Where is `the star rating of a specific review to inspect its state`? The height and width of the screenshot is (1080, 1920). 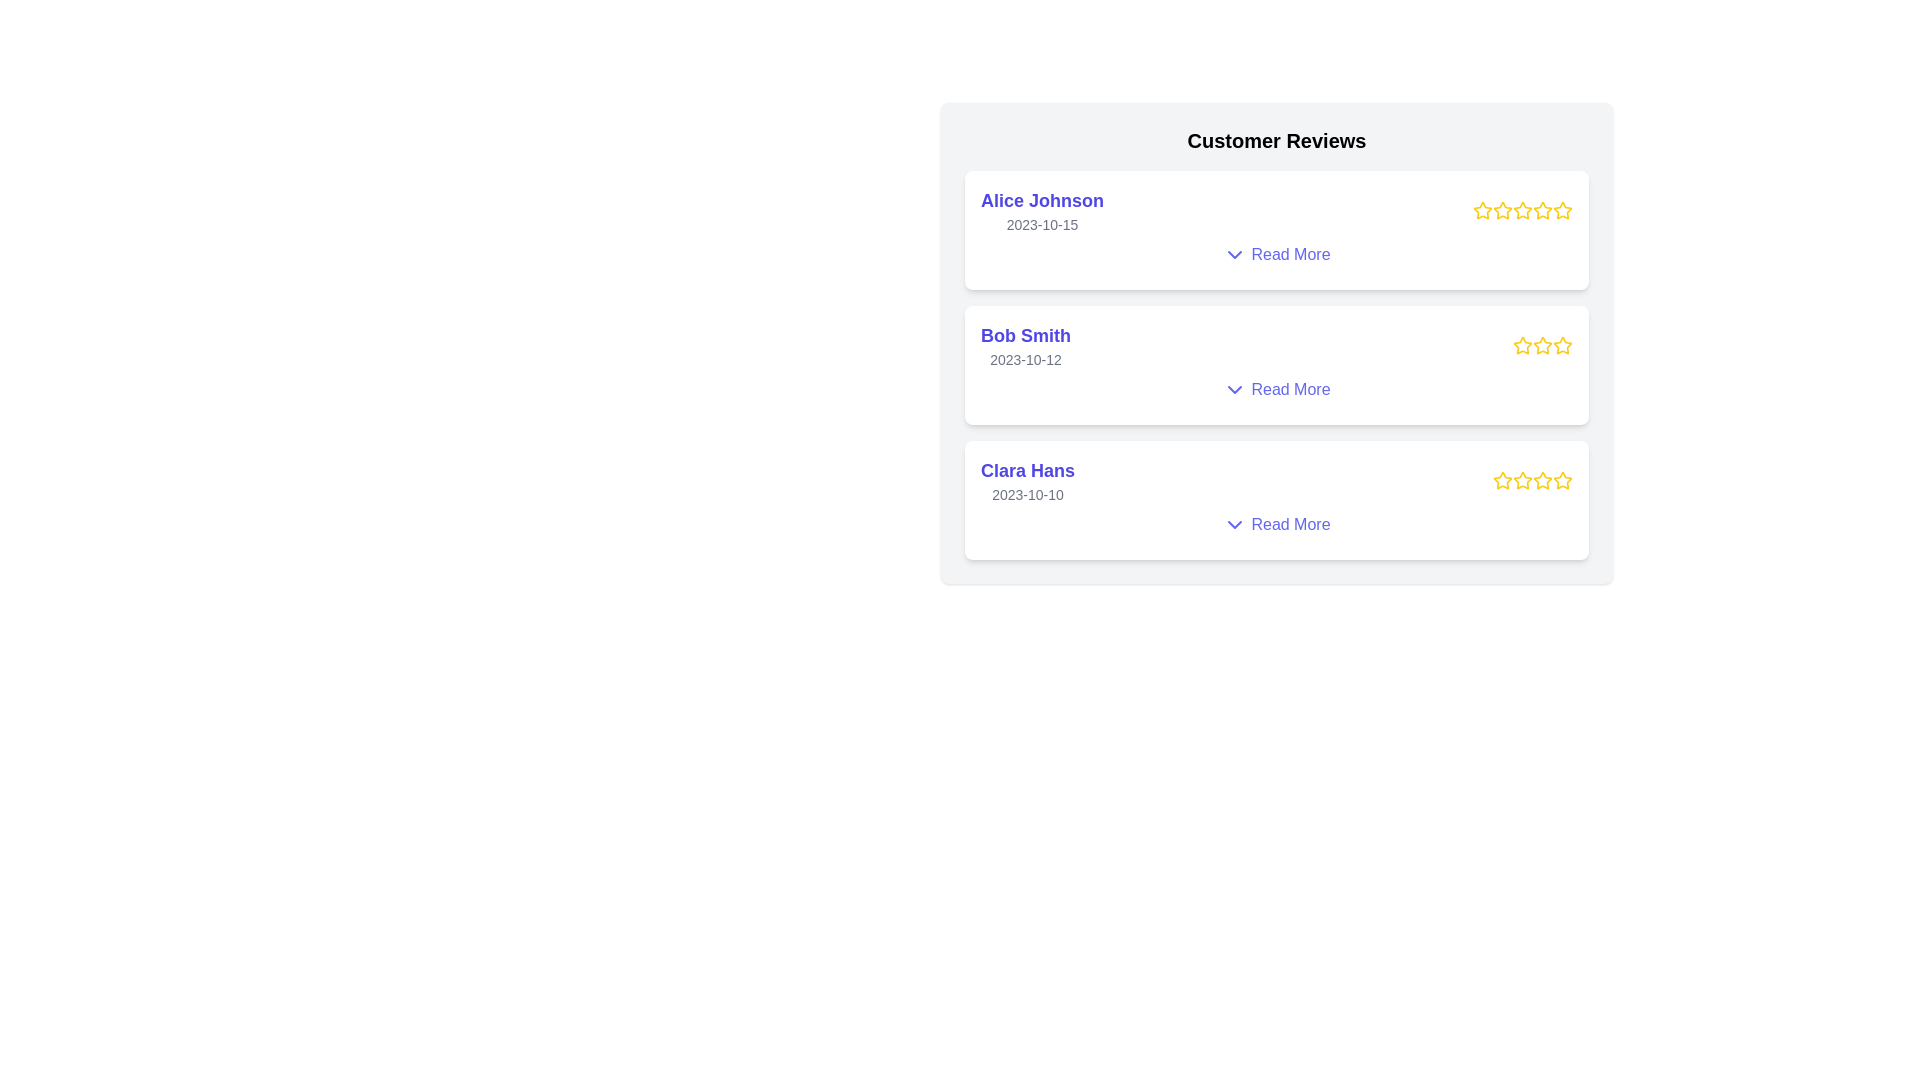
the star rating of a specific review to inspect its state is located at coordinates (1483, 211).